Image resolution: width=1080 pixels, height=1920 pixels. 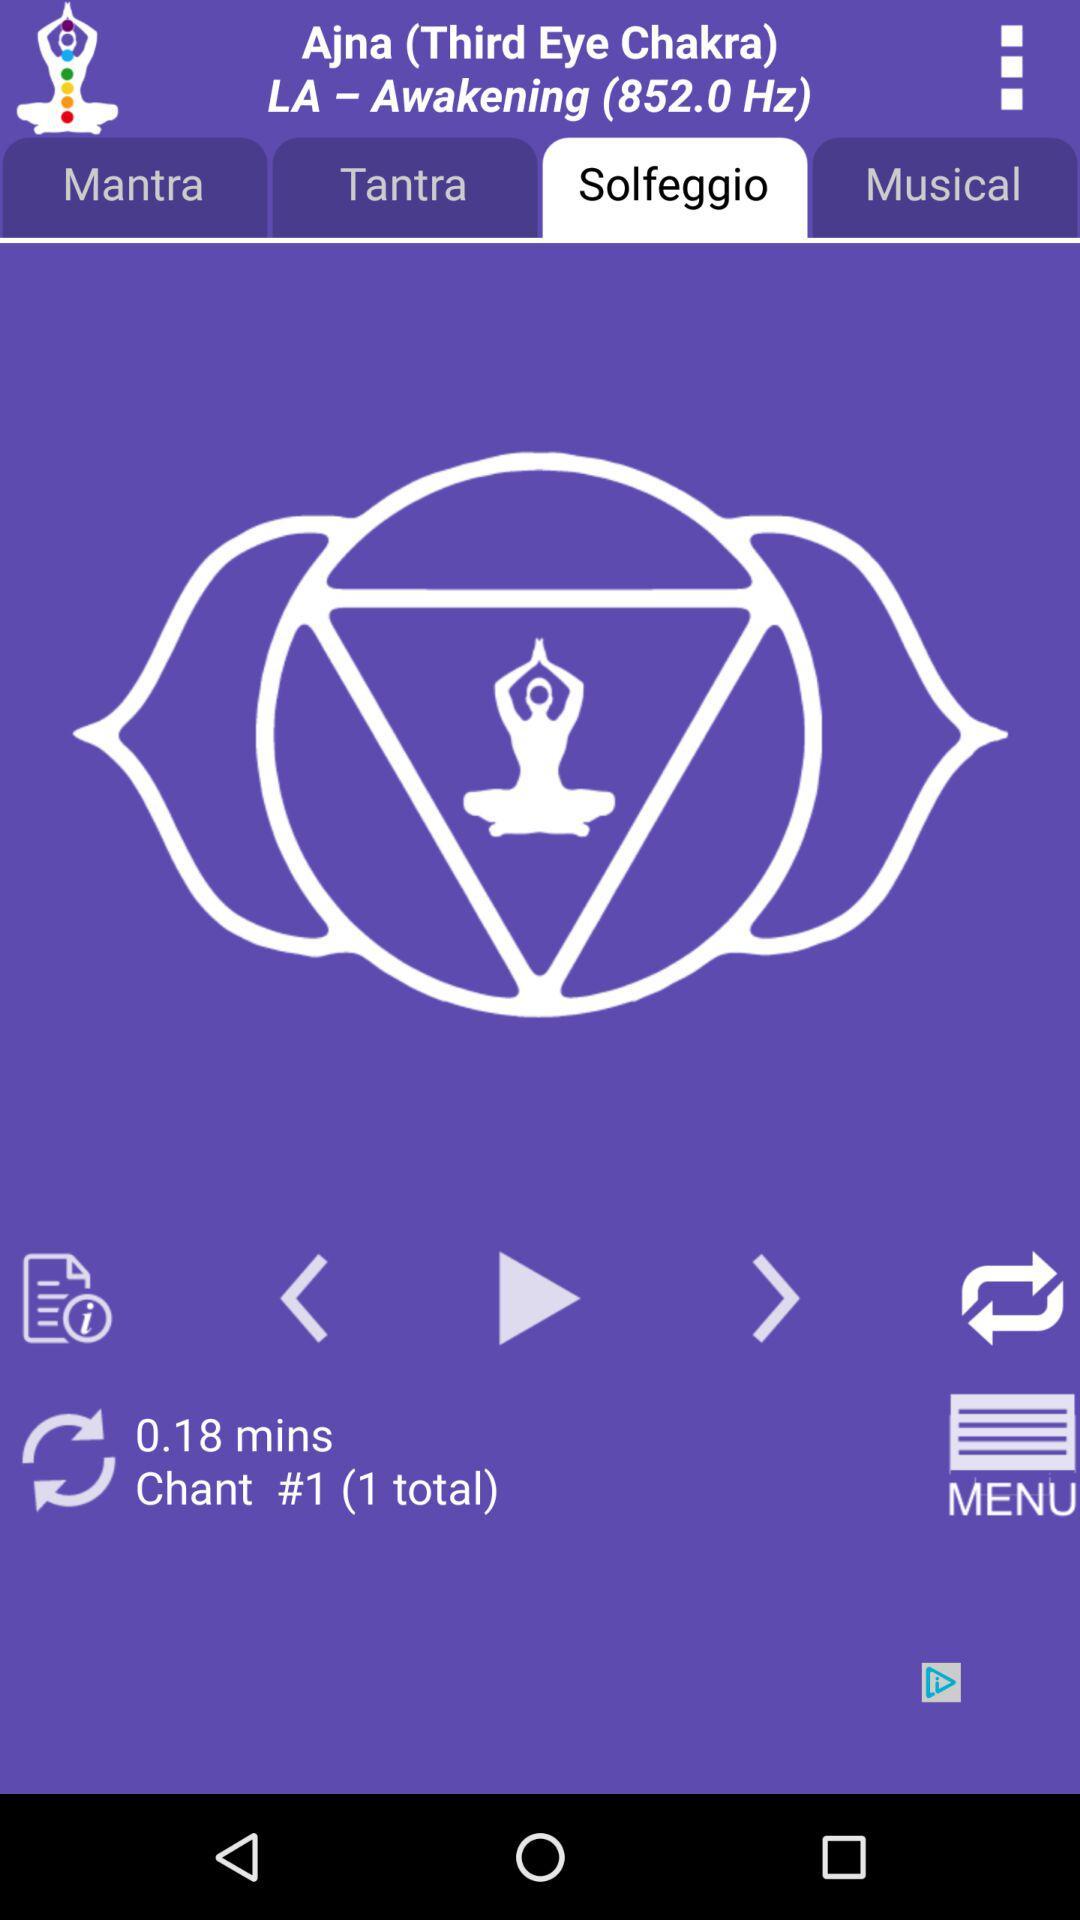 I want to click on repeat, so click(x=66, y=1460).